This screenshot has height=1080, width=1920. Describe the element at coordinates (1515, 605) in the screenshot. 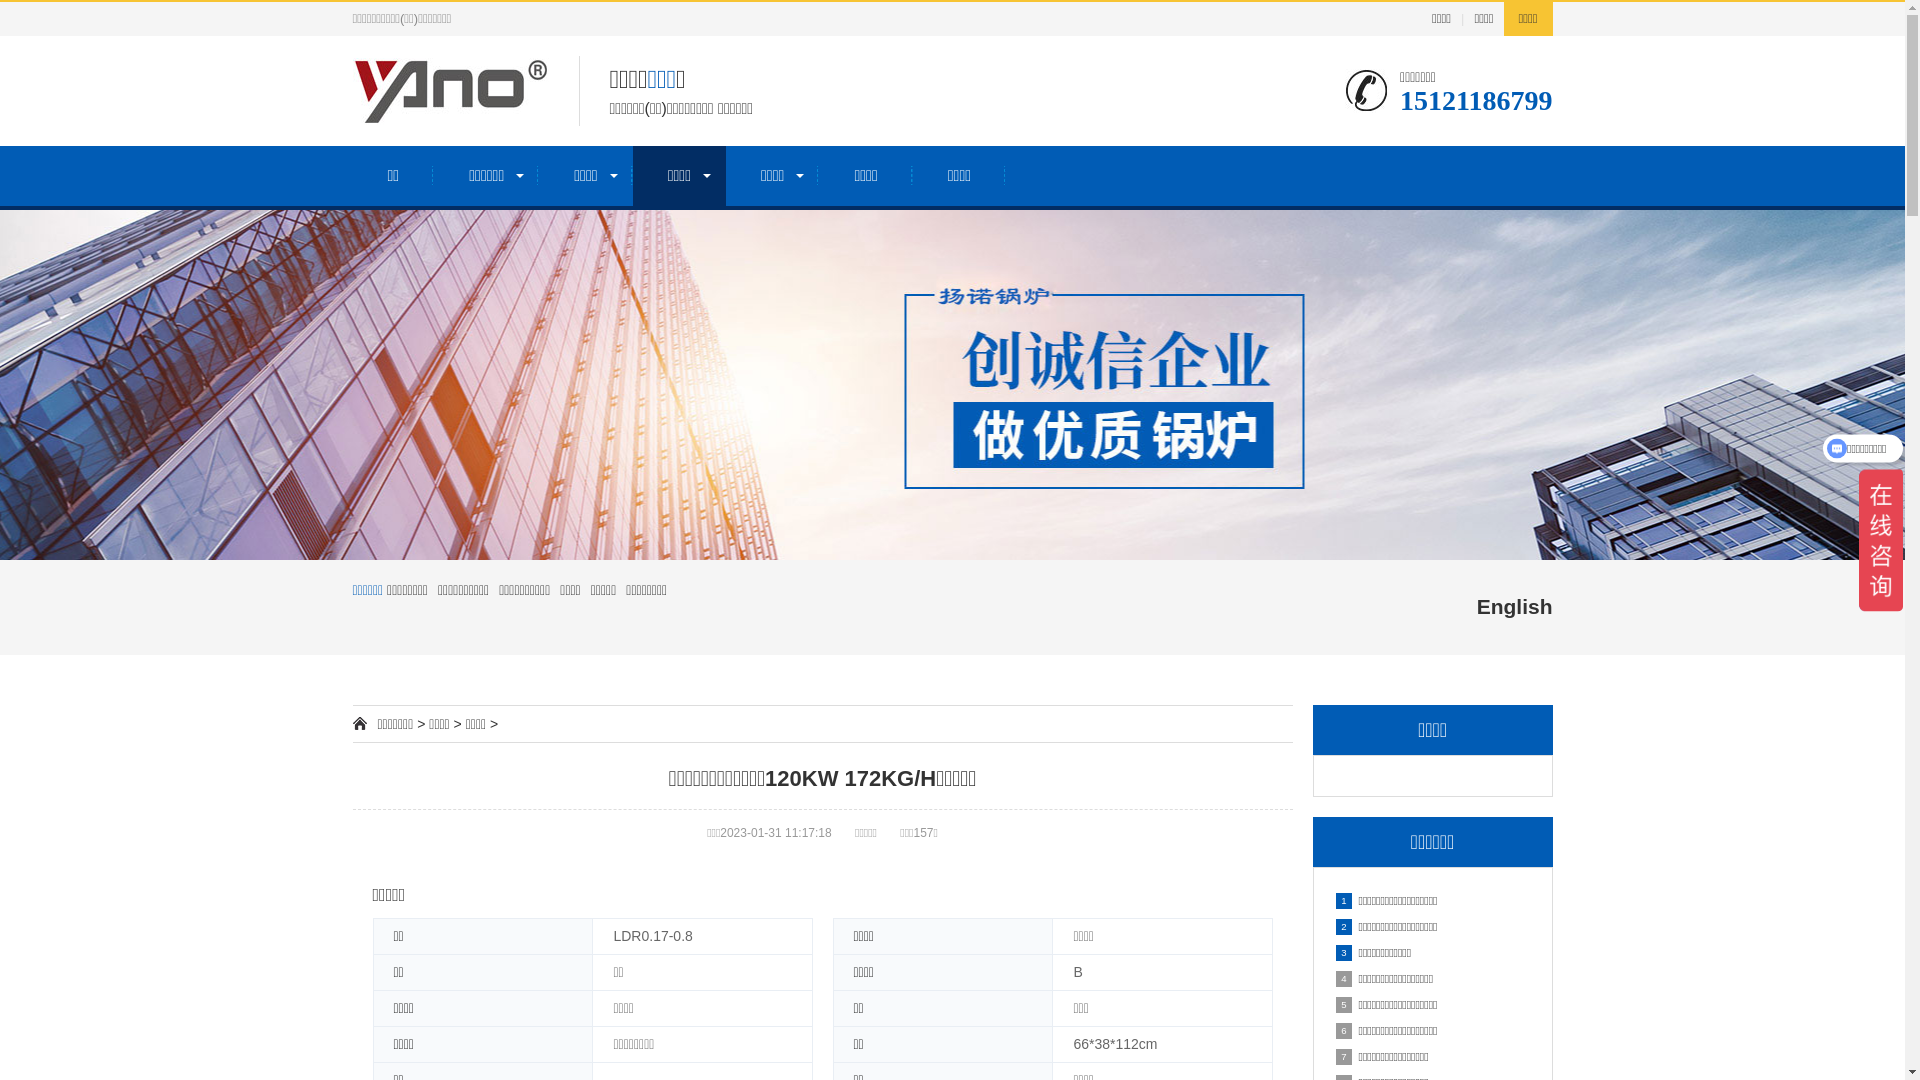

I see `'English'` at that location.